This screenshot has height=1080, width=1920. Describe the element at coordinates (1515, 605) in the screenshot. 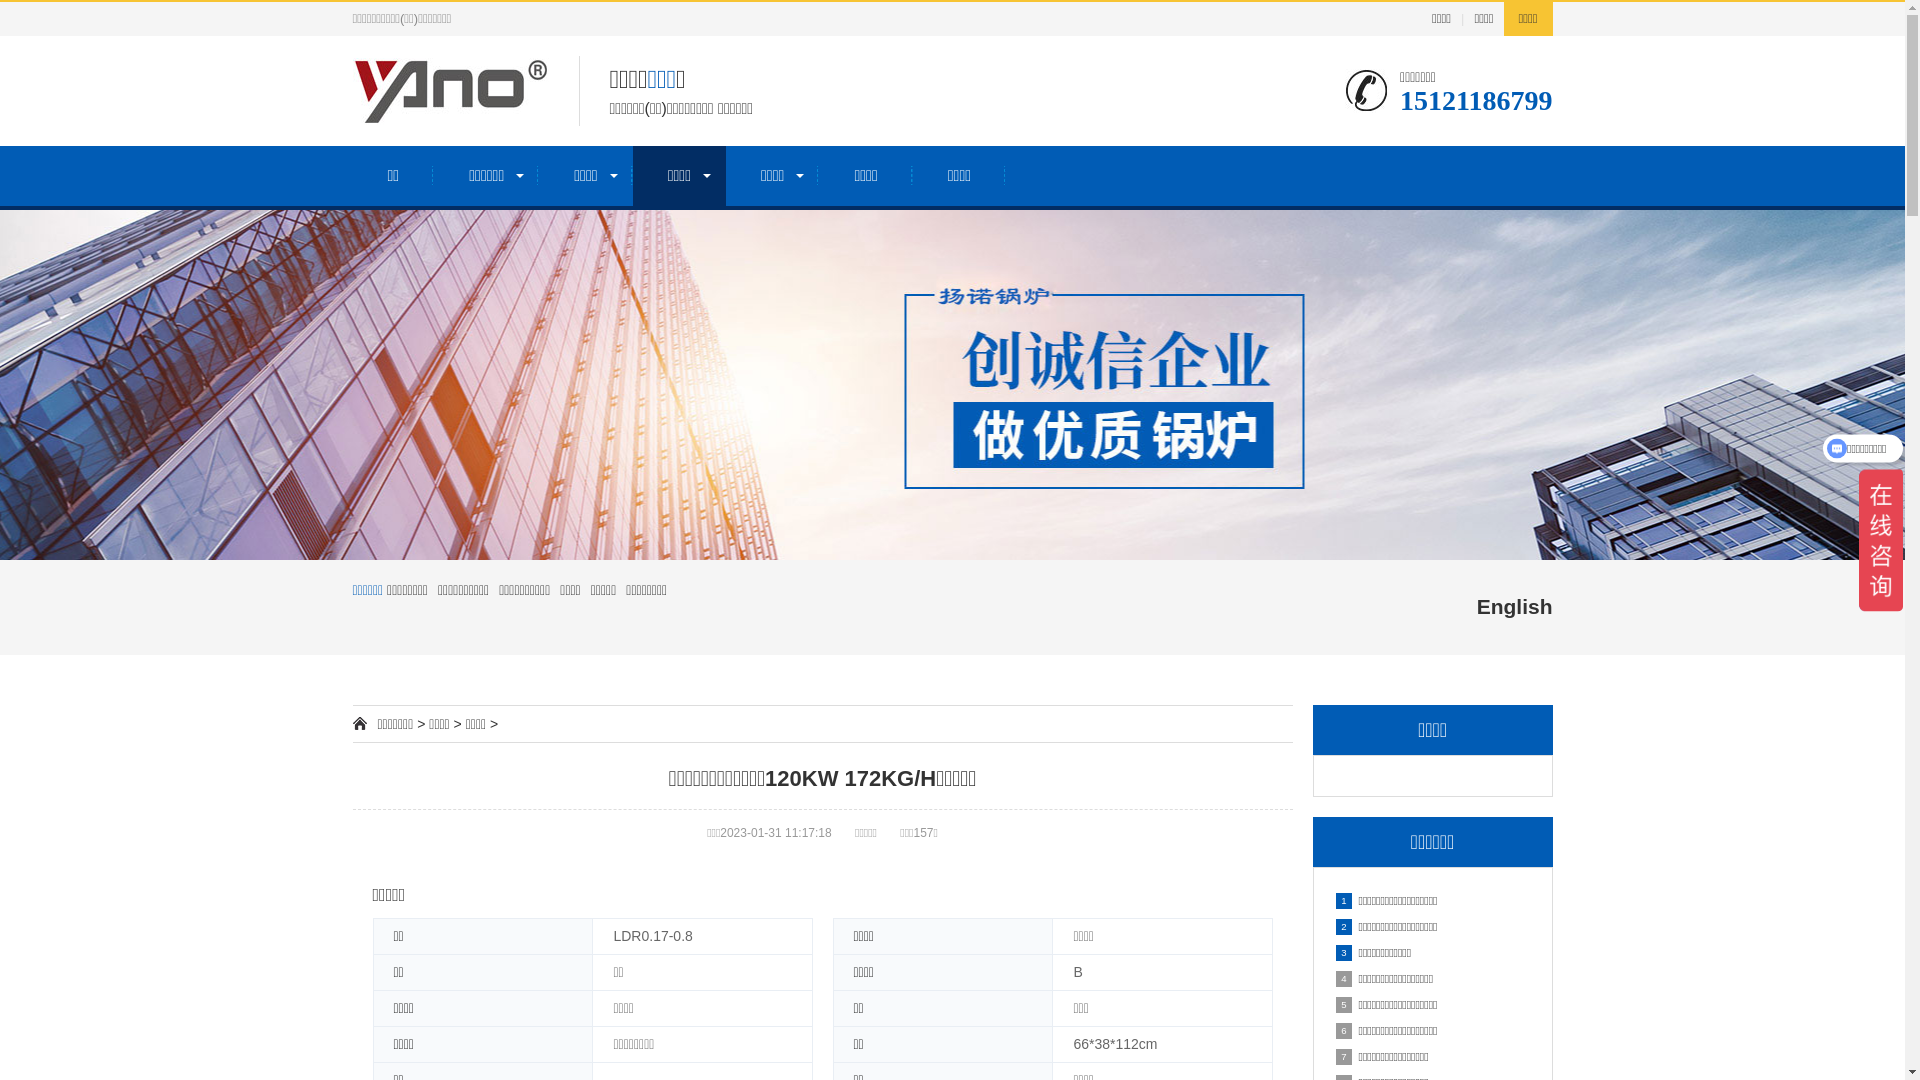

I see `'English'` at that location.